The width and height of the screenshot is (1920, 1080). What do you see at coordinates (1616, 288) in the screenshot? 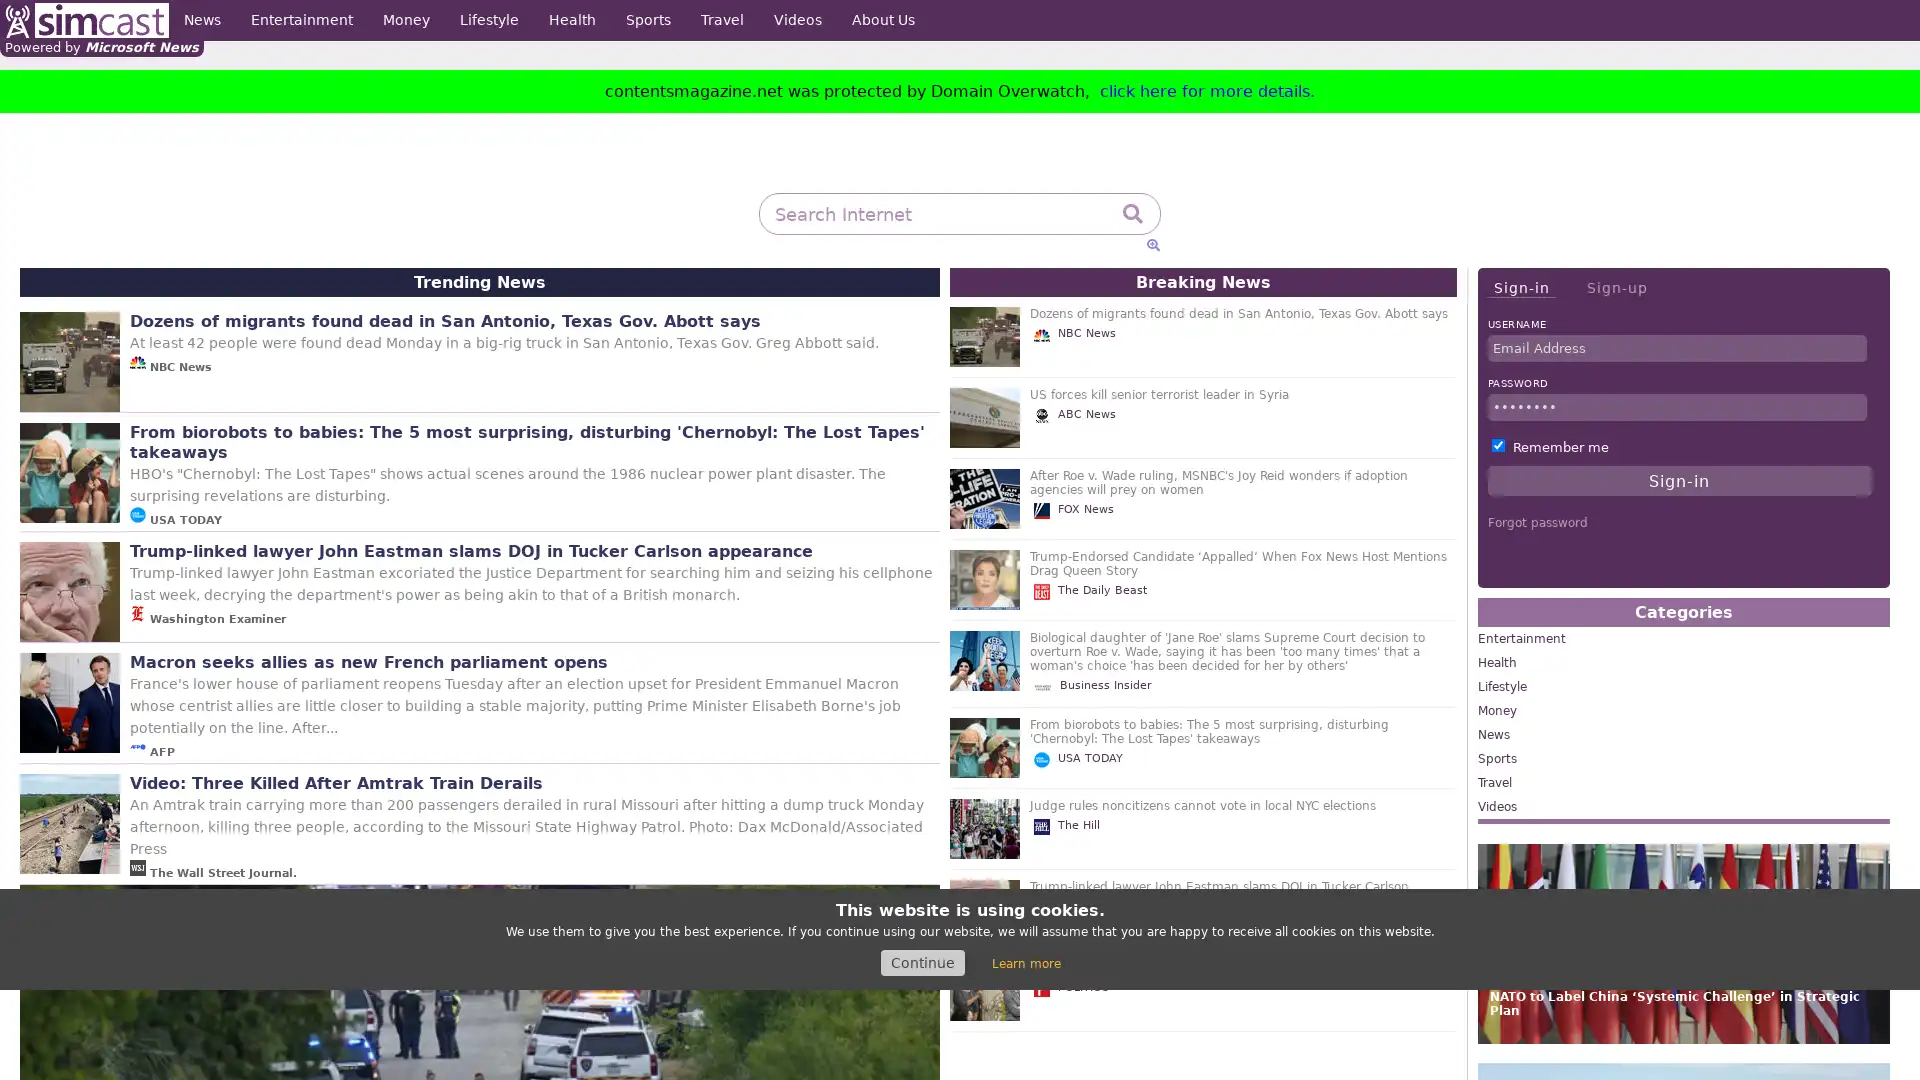
I see `Sign-up` at bounding box center [1616, 288].